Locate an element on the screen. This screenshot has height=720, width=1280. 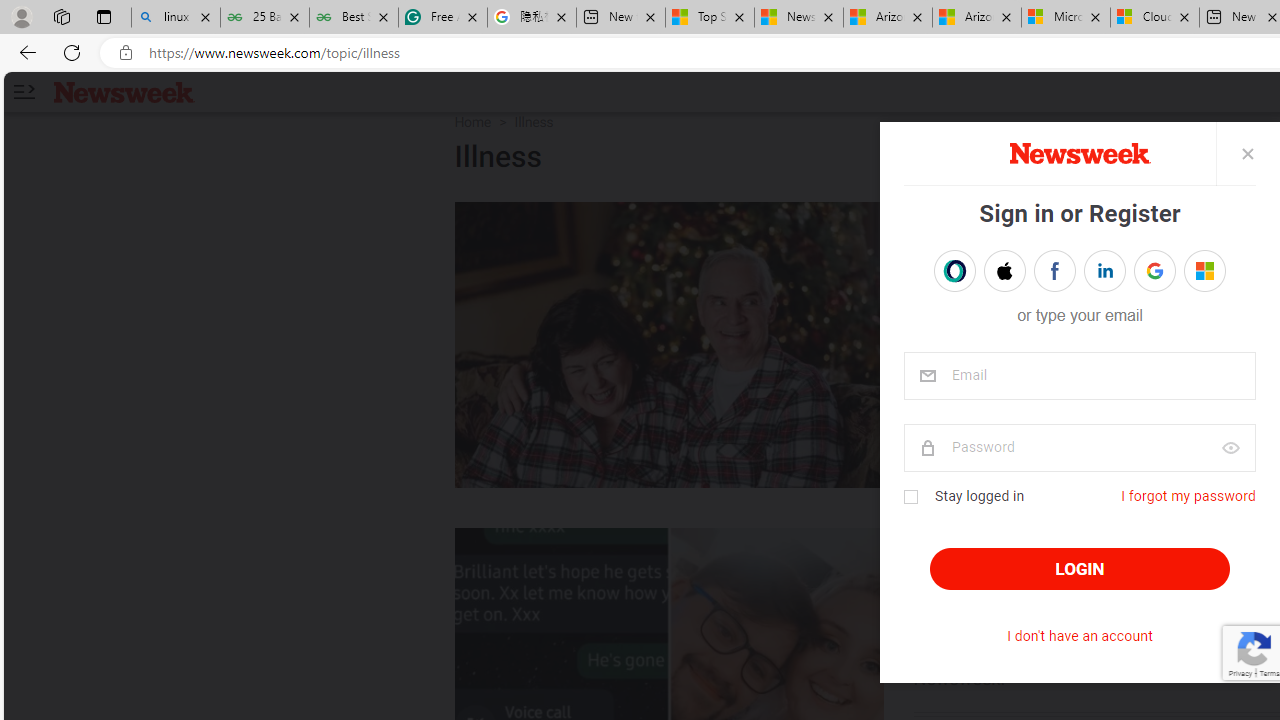
'Back' is located at coordinates (24, 51).